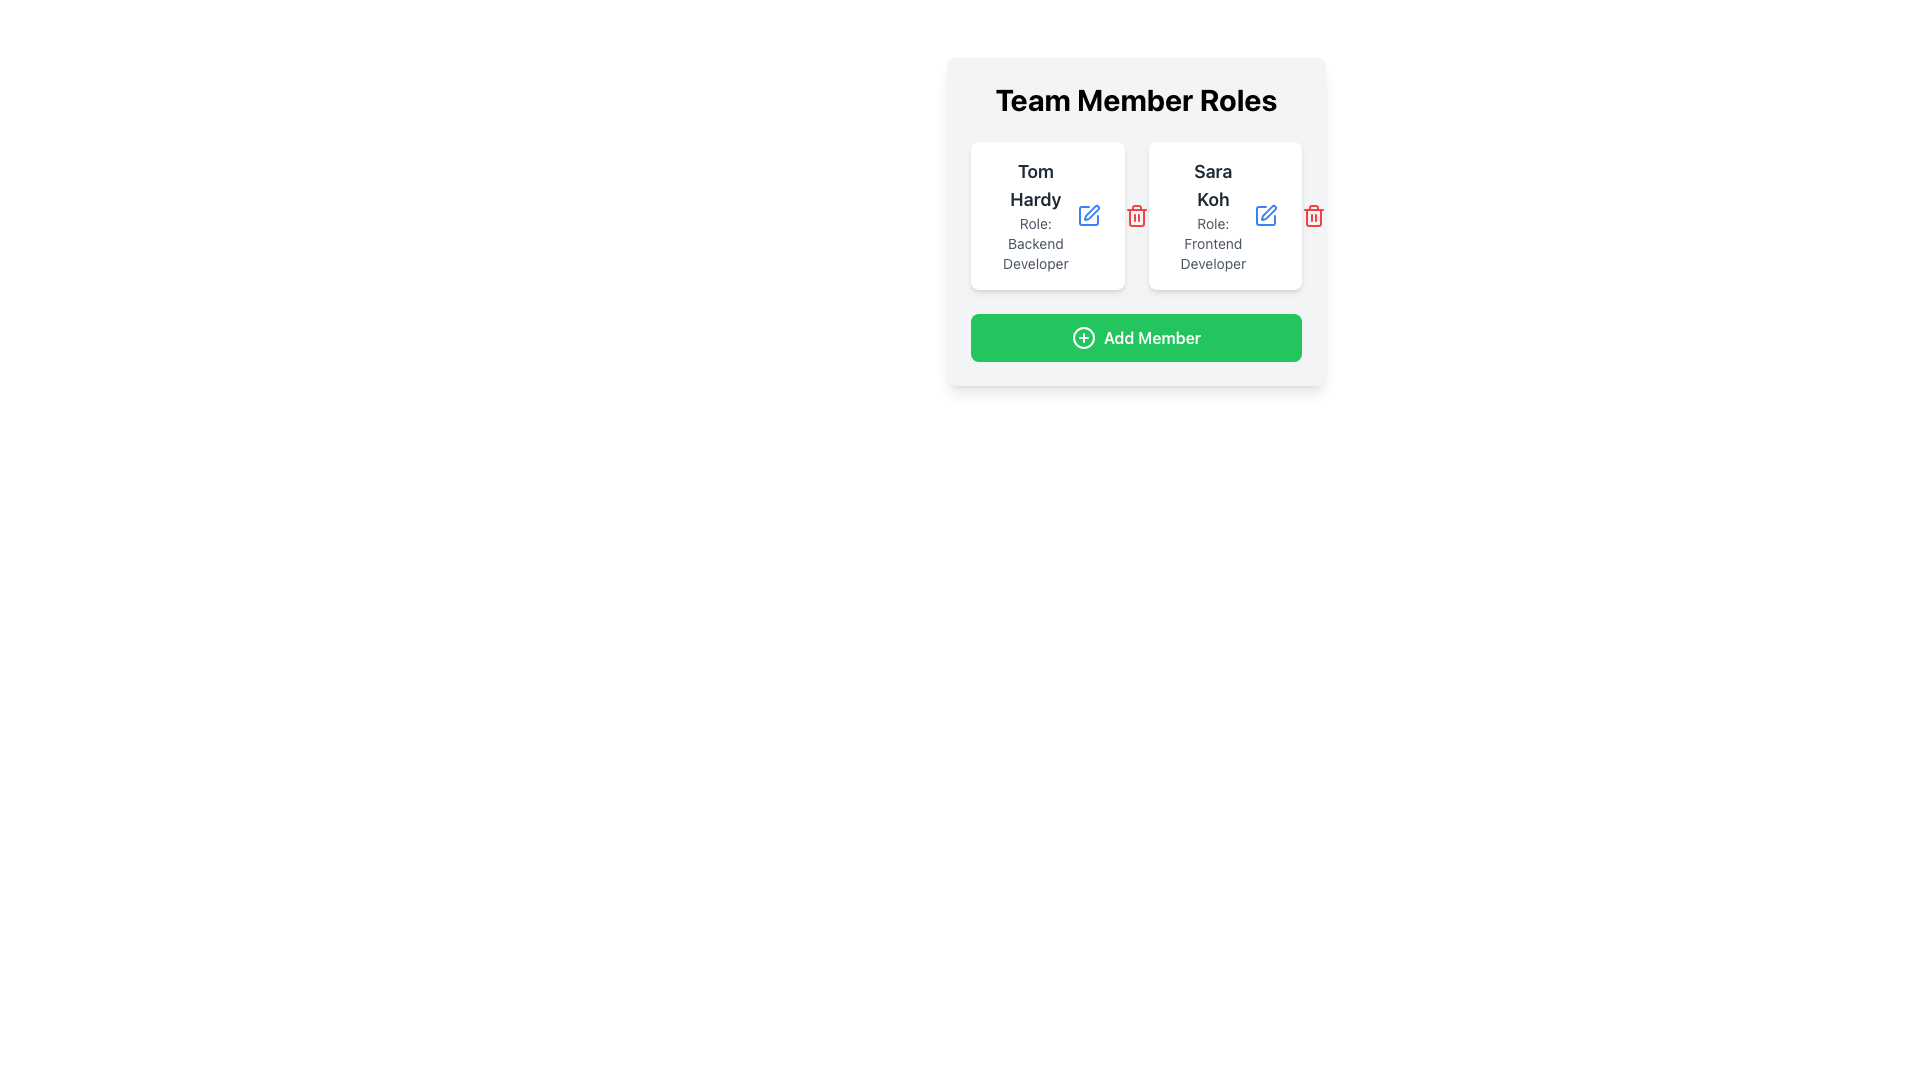  I want to click on the 'Add Member' button, which is a horizontally rectangular button with a green background, rounded borders, and a white icon of a circle with a plus symbol on the left side, so click(1136, 337).